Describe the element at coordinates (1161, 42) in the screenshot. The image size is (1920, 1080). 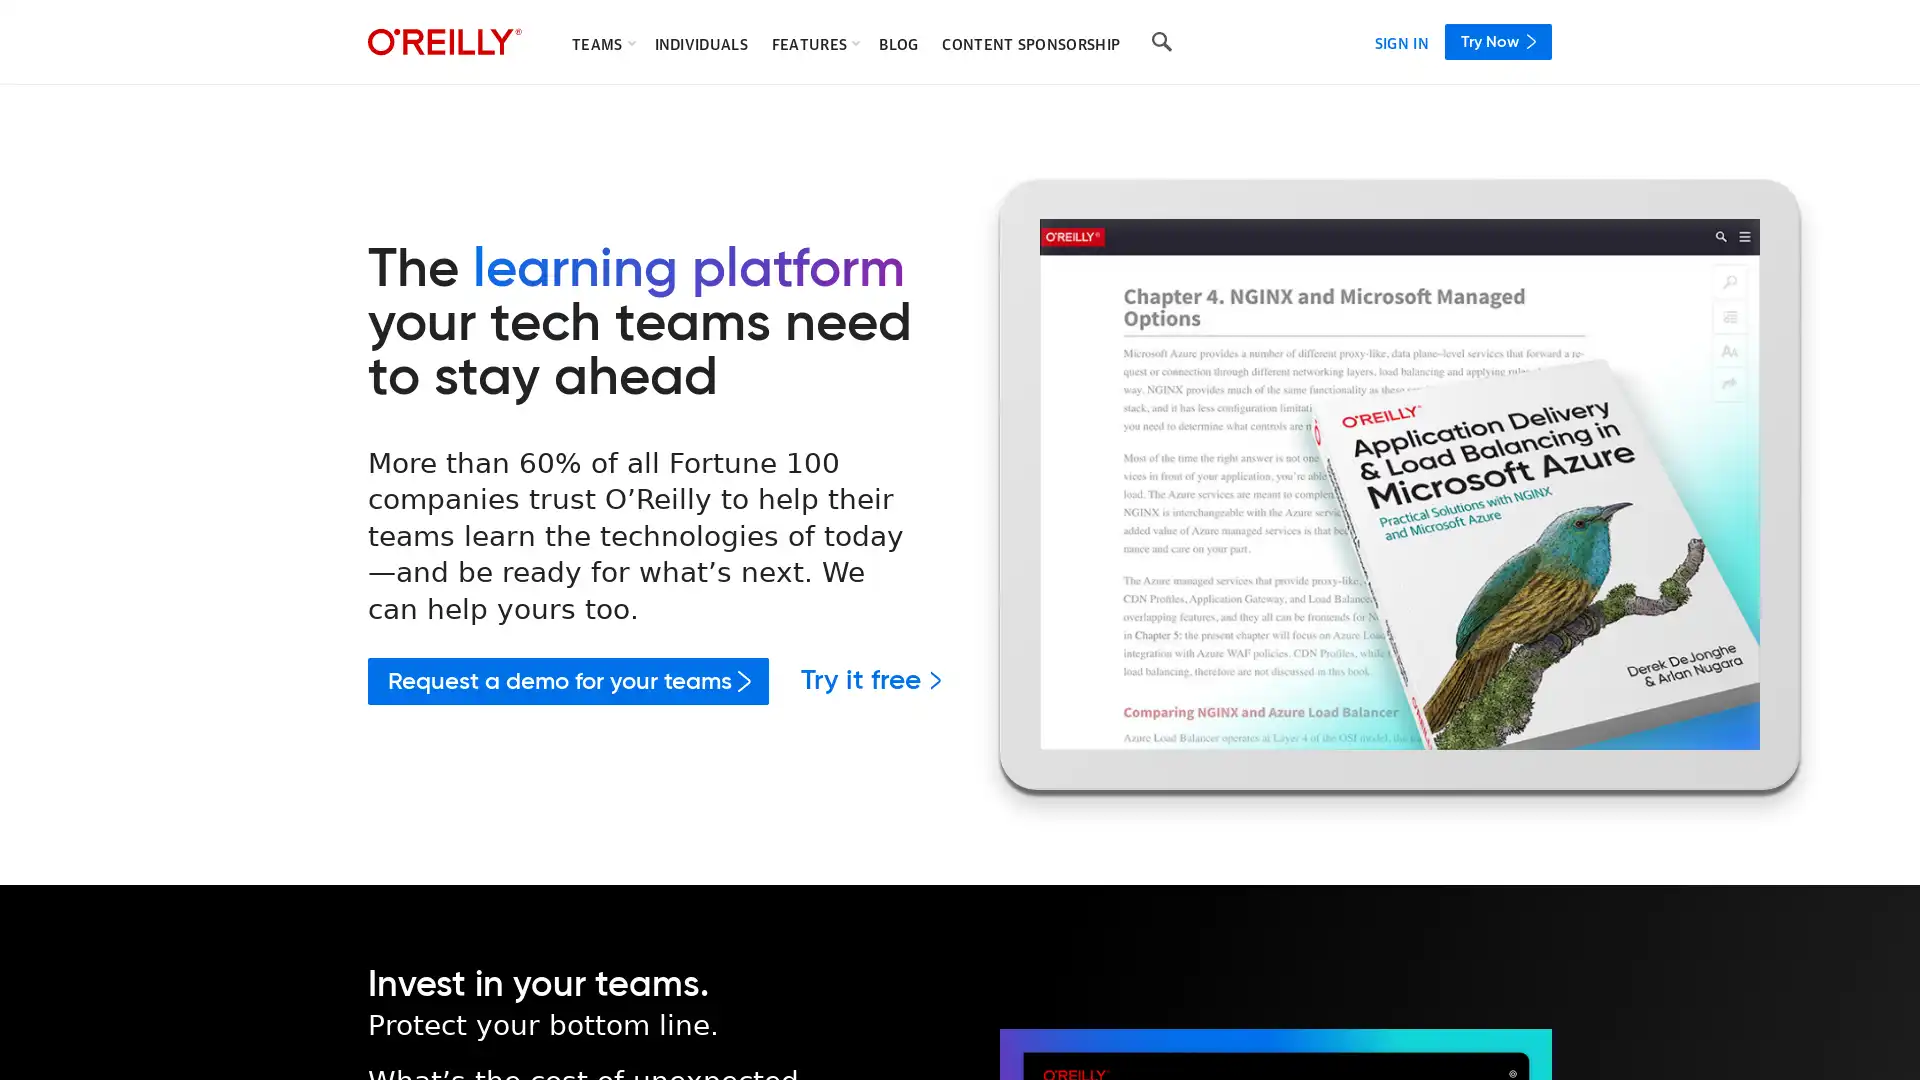
I see `Search` at that location.